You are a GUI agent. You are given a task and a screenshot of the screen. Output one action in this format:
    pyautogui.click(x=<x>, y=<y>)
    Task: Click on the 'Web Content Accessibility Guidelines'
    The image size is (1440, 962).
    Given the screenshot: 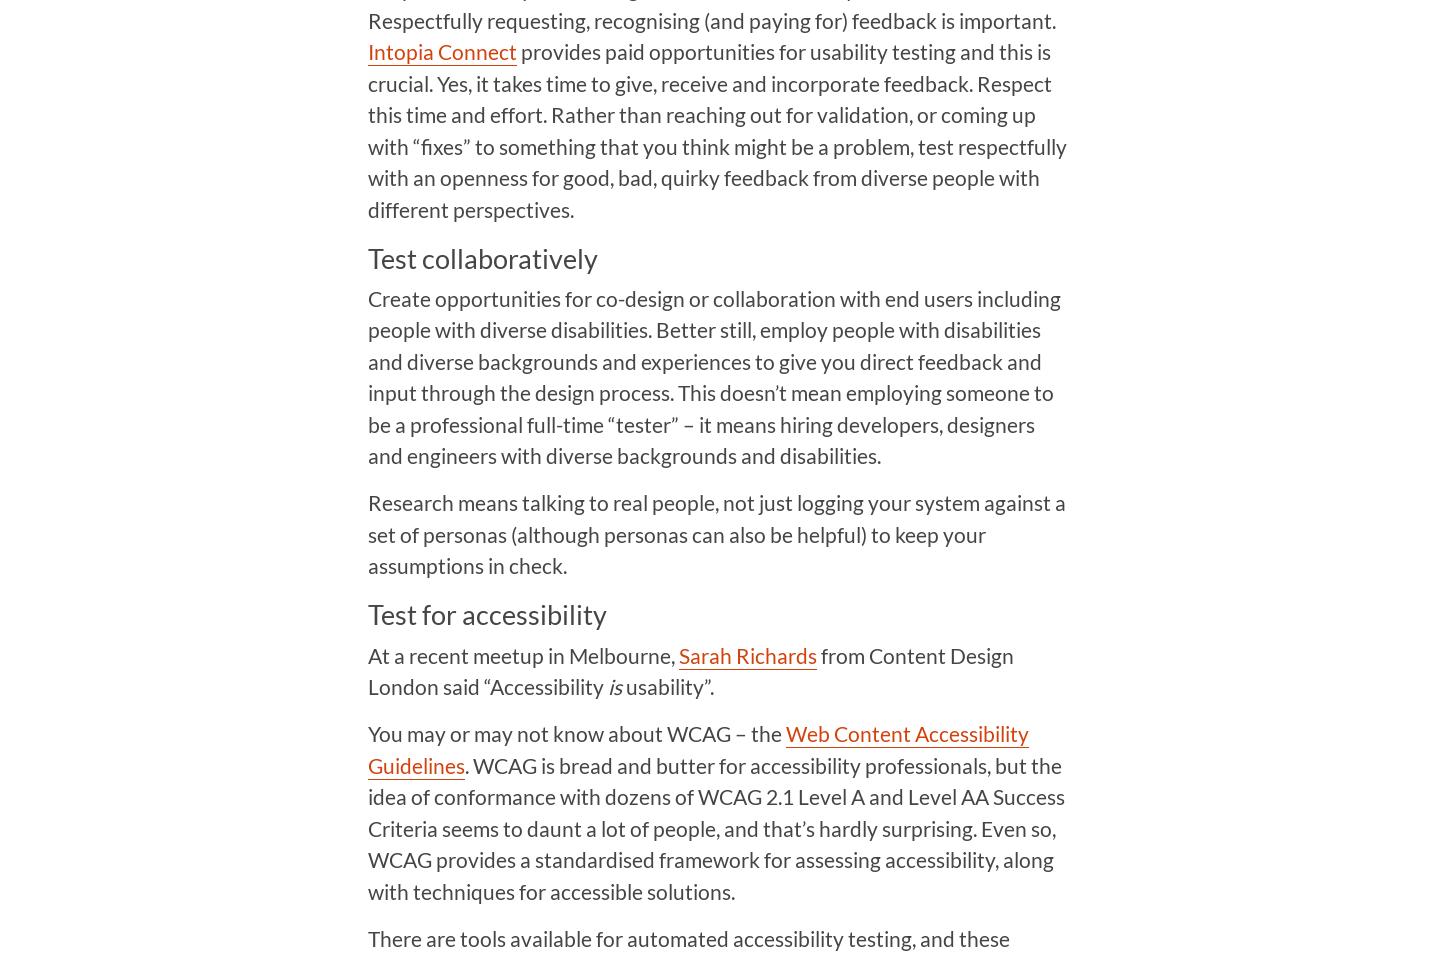 What is the action you would take?
    pyautogui.click(x=697, y=749)
    